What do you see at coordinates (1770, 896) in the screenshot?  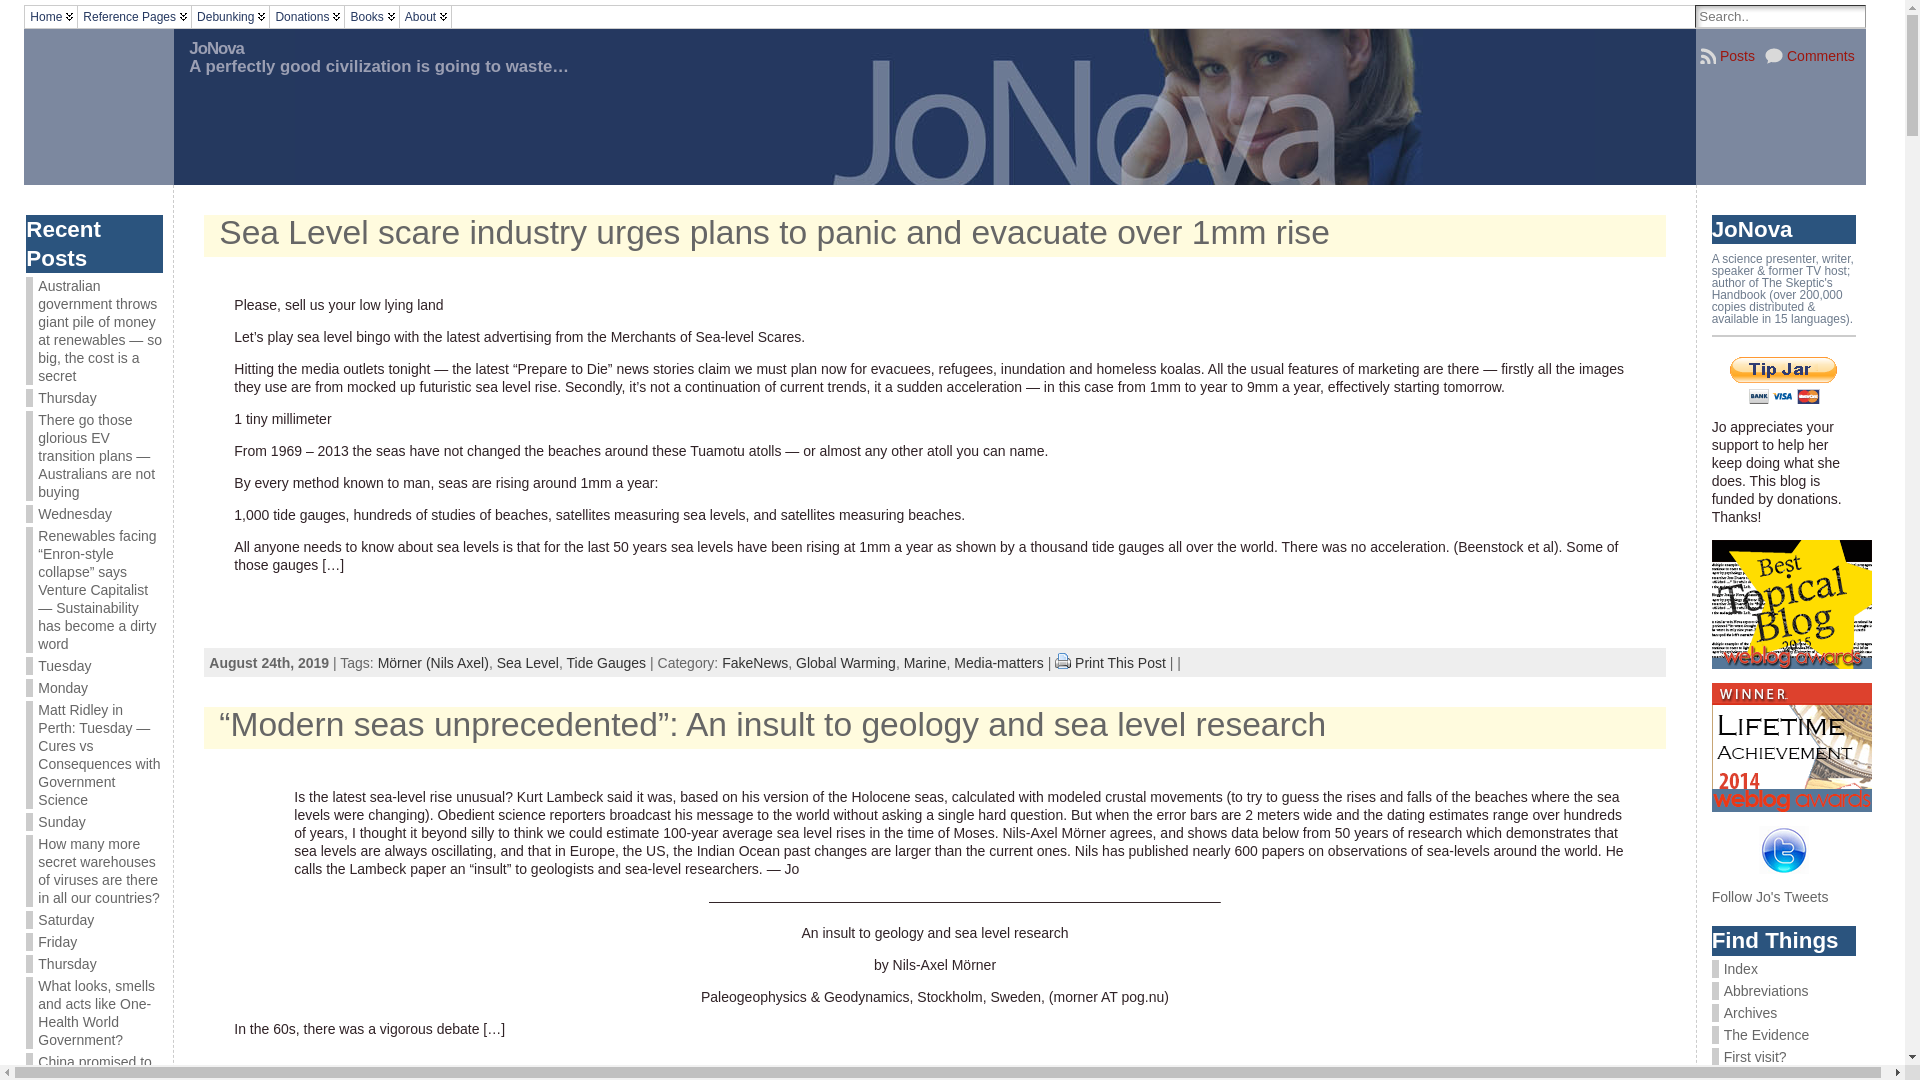 I see `'Follow Jo's Tweets'` at bounding box center [1770, 896].